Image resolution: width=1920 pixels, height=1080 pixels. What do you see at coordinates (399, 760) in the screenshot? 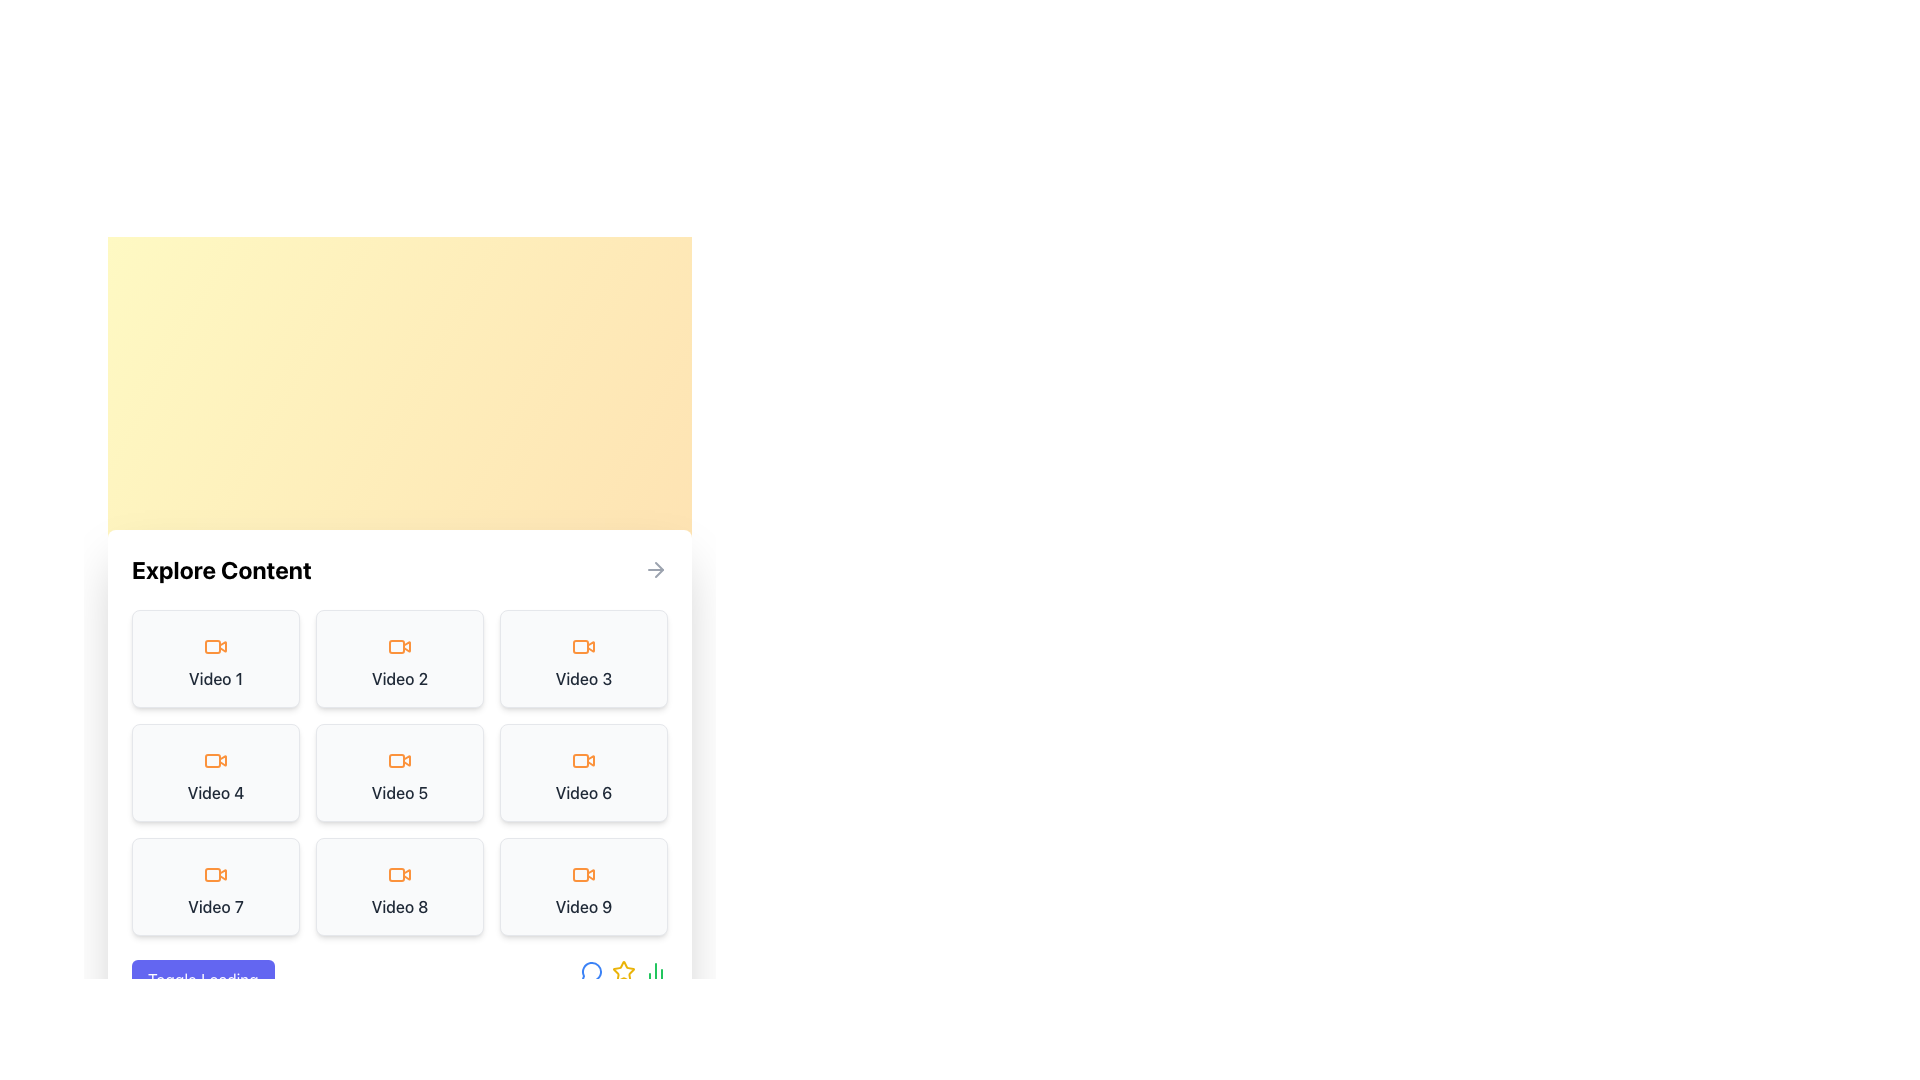
I see `the video camera icon with an orange outline located in the fifth box of the 'Explore Content' section, which is centered above the text 'Video 5'` at bounding box center [399, 760].